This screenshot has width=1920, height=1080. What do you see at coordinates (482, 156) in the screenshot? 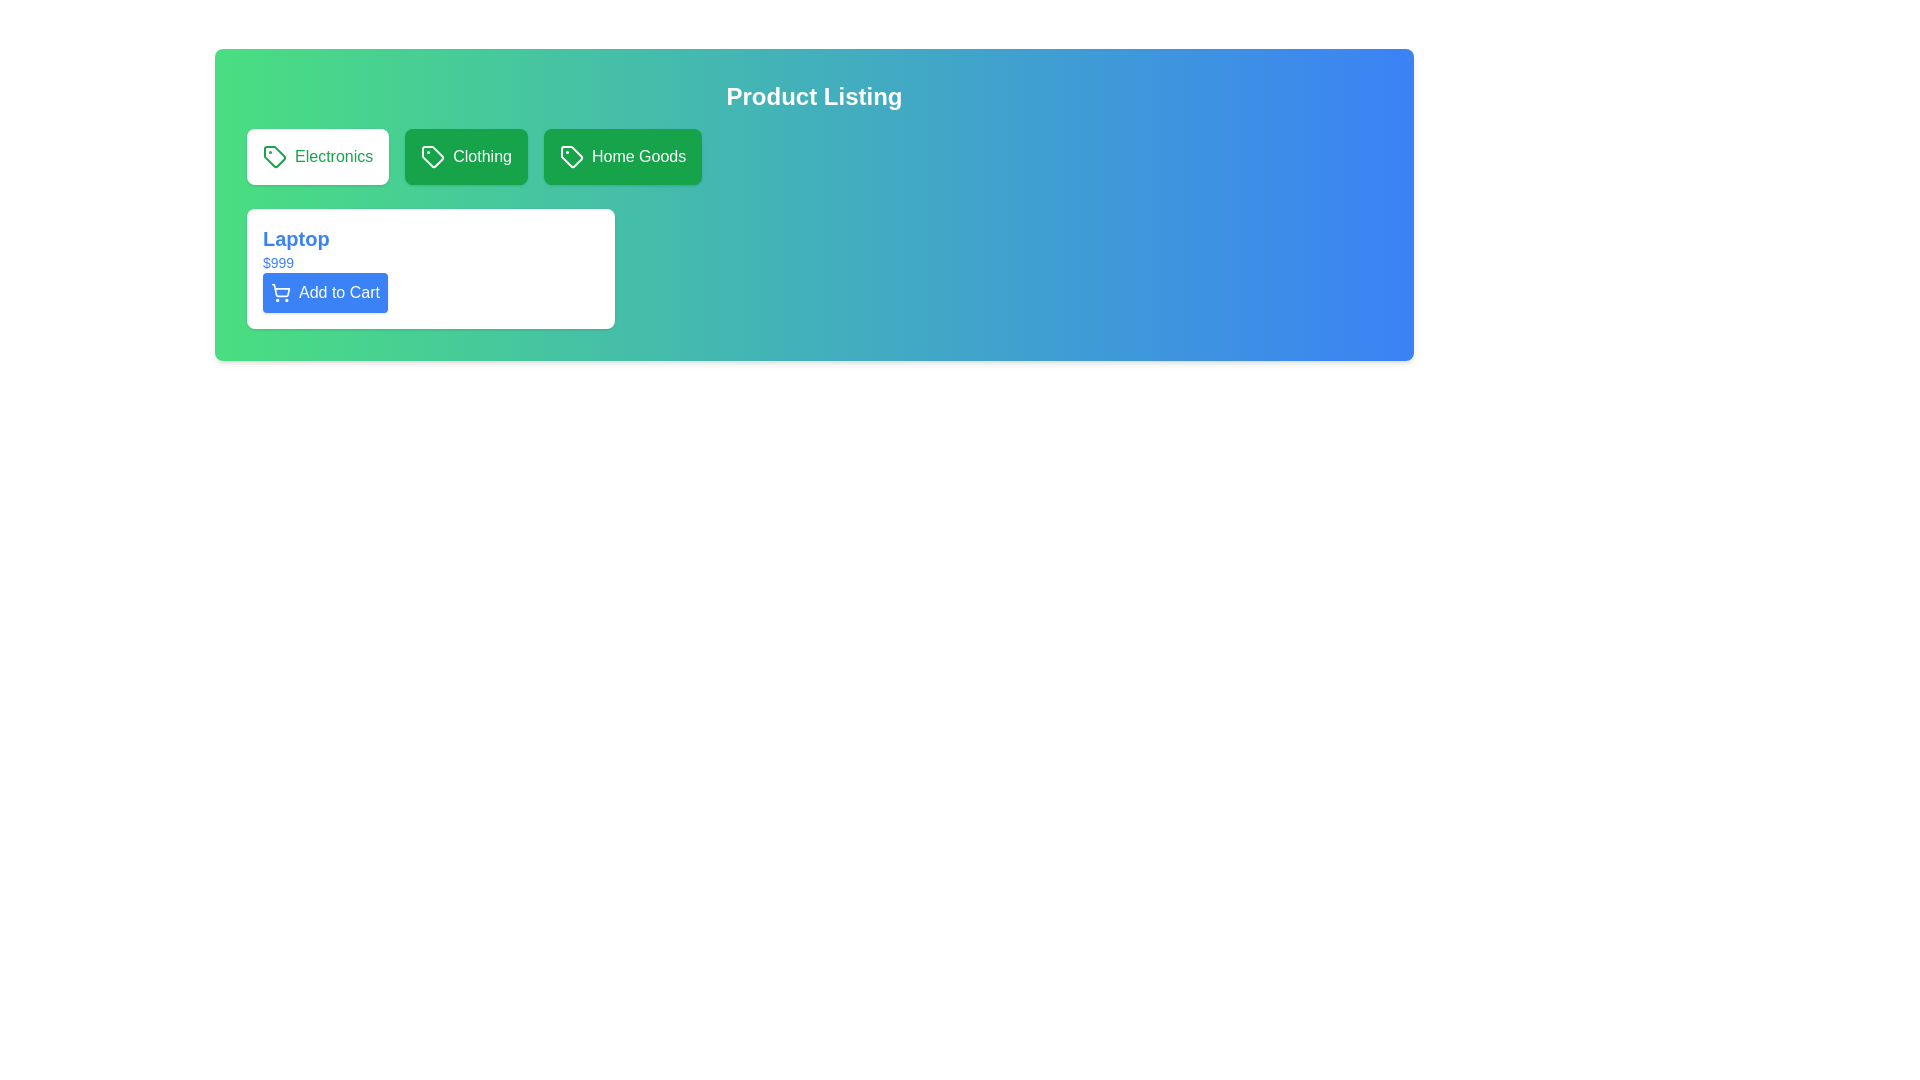
I see `the 'Clothing' text label within the second button that filters or navigates to the 'Clothing' section of the application` at bounding box center [482, 156].